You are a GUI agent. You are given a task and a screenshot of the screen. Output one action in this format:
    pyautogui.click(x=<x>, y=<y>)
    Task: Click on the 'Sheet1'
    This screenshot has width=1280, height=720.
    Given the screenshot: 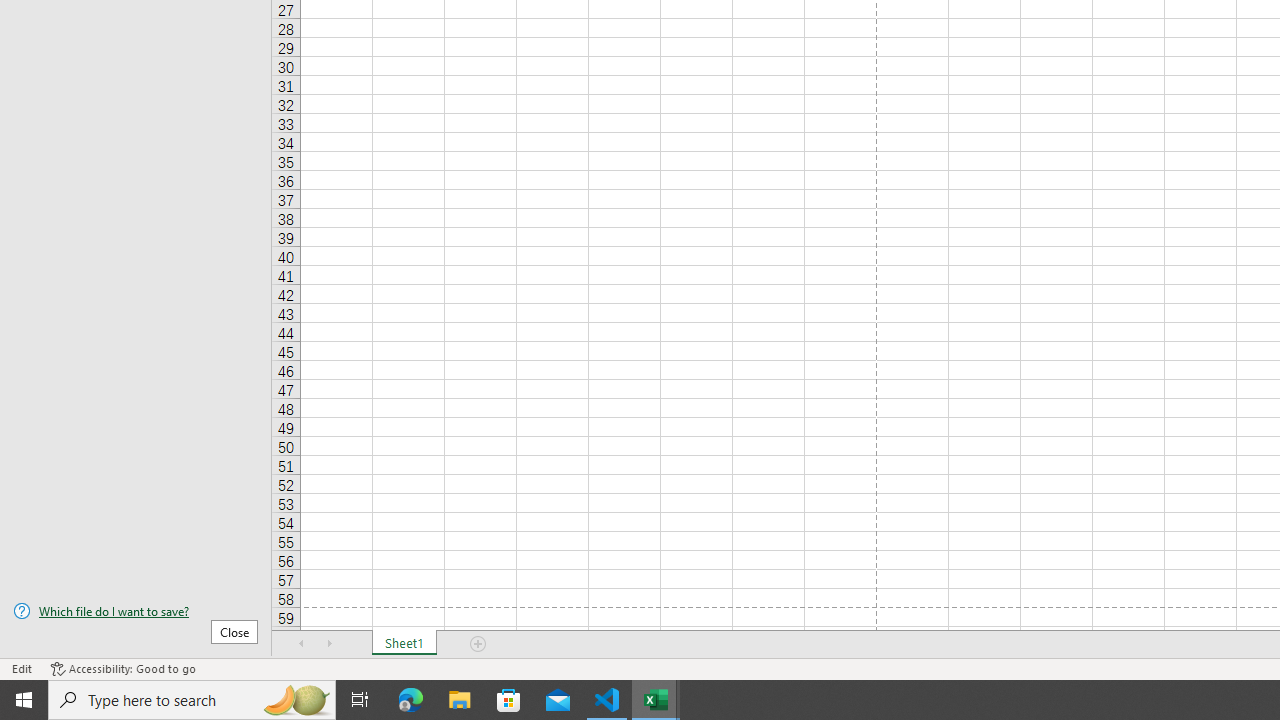 What is the action you would take?
    pyautogui.click(x=403, y=644)
    